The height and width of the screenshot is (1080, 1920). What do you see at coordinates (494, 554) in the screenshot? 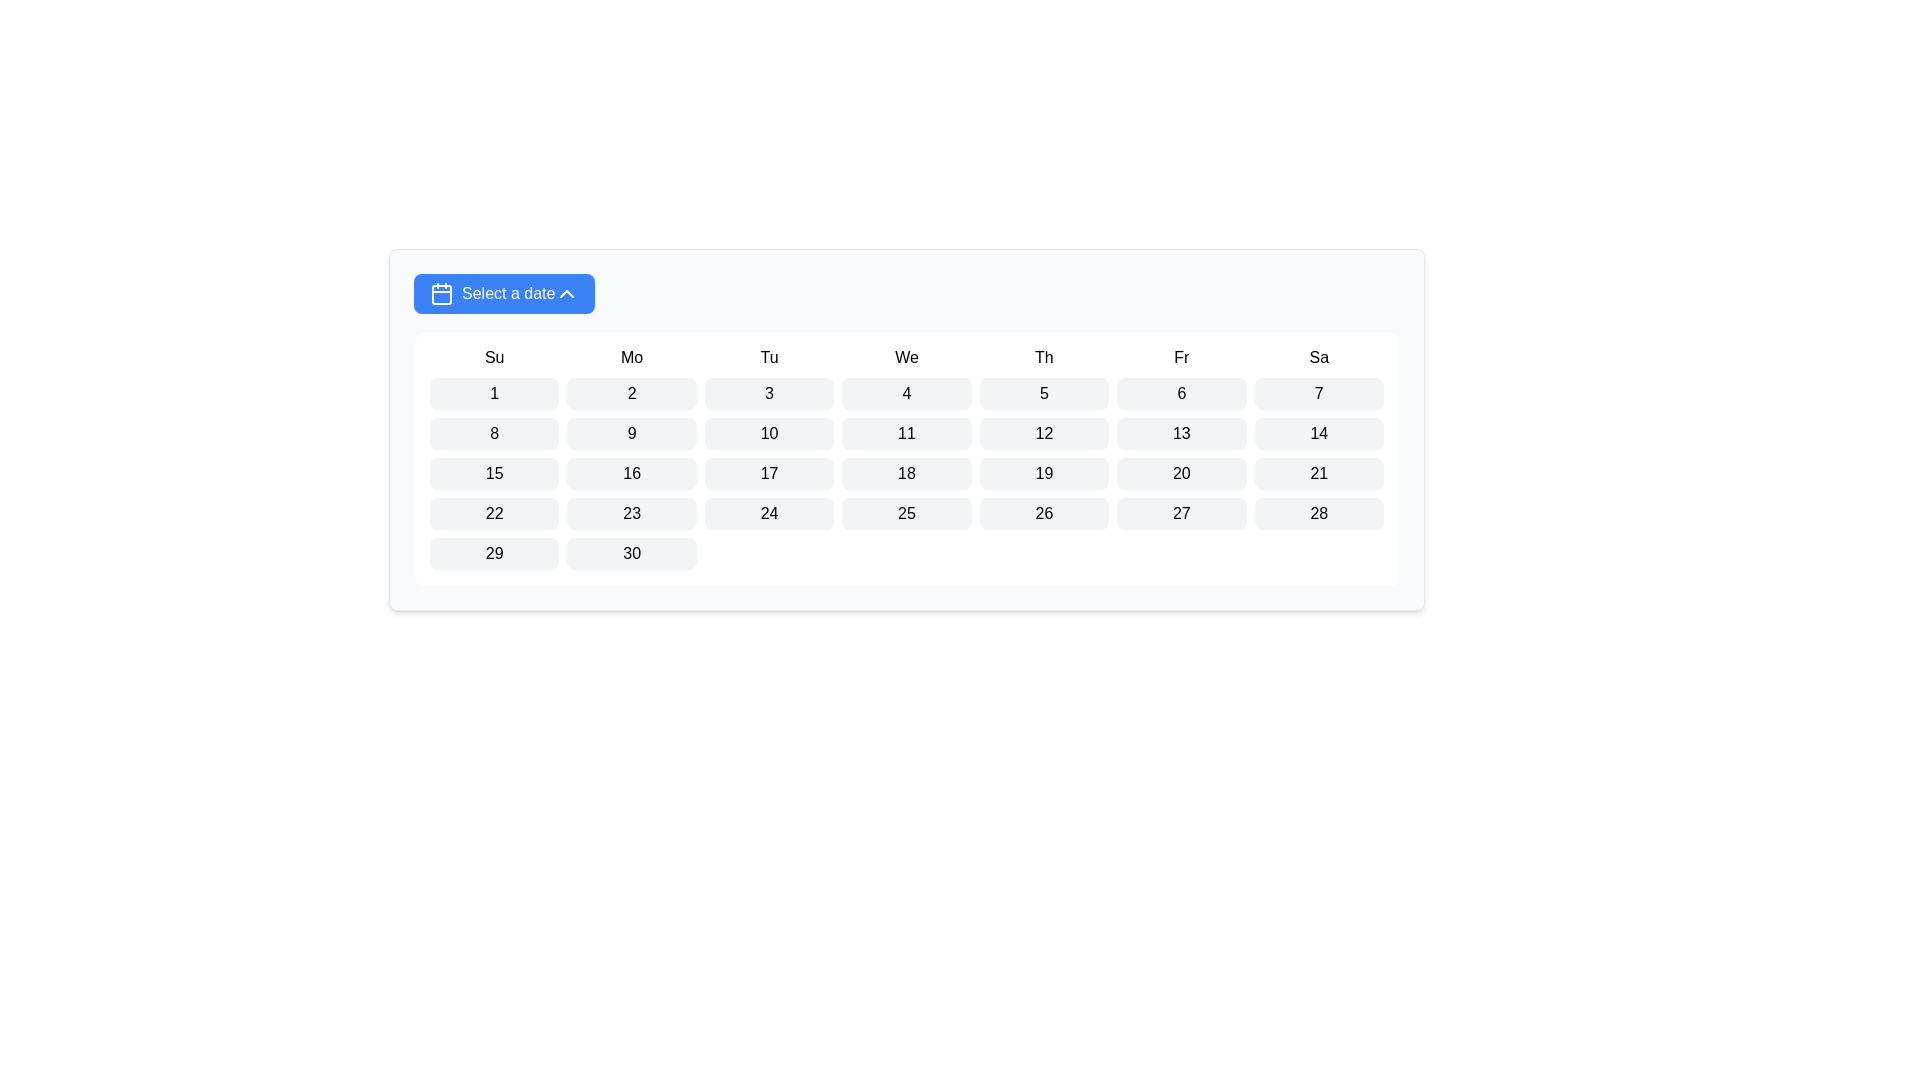
I see `the button representing the 29th day in the calendar located in the bottom row and first column under the 'Su' heading` at bounding box center [494, 554].